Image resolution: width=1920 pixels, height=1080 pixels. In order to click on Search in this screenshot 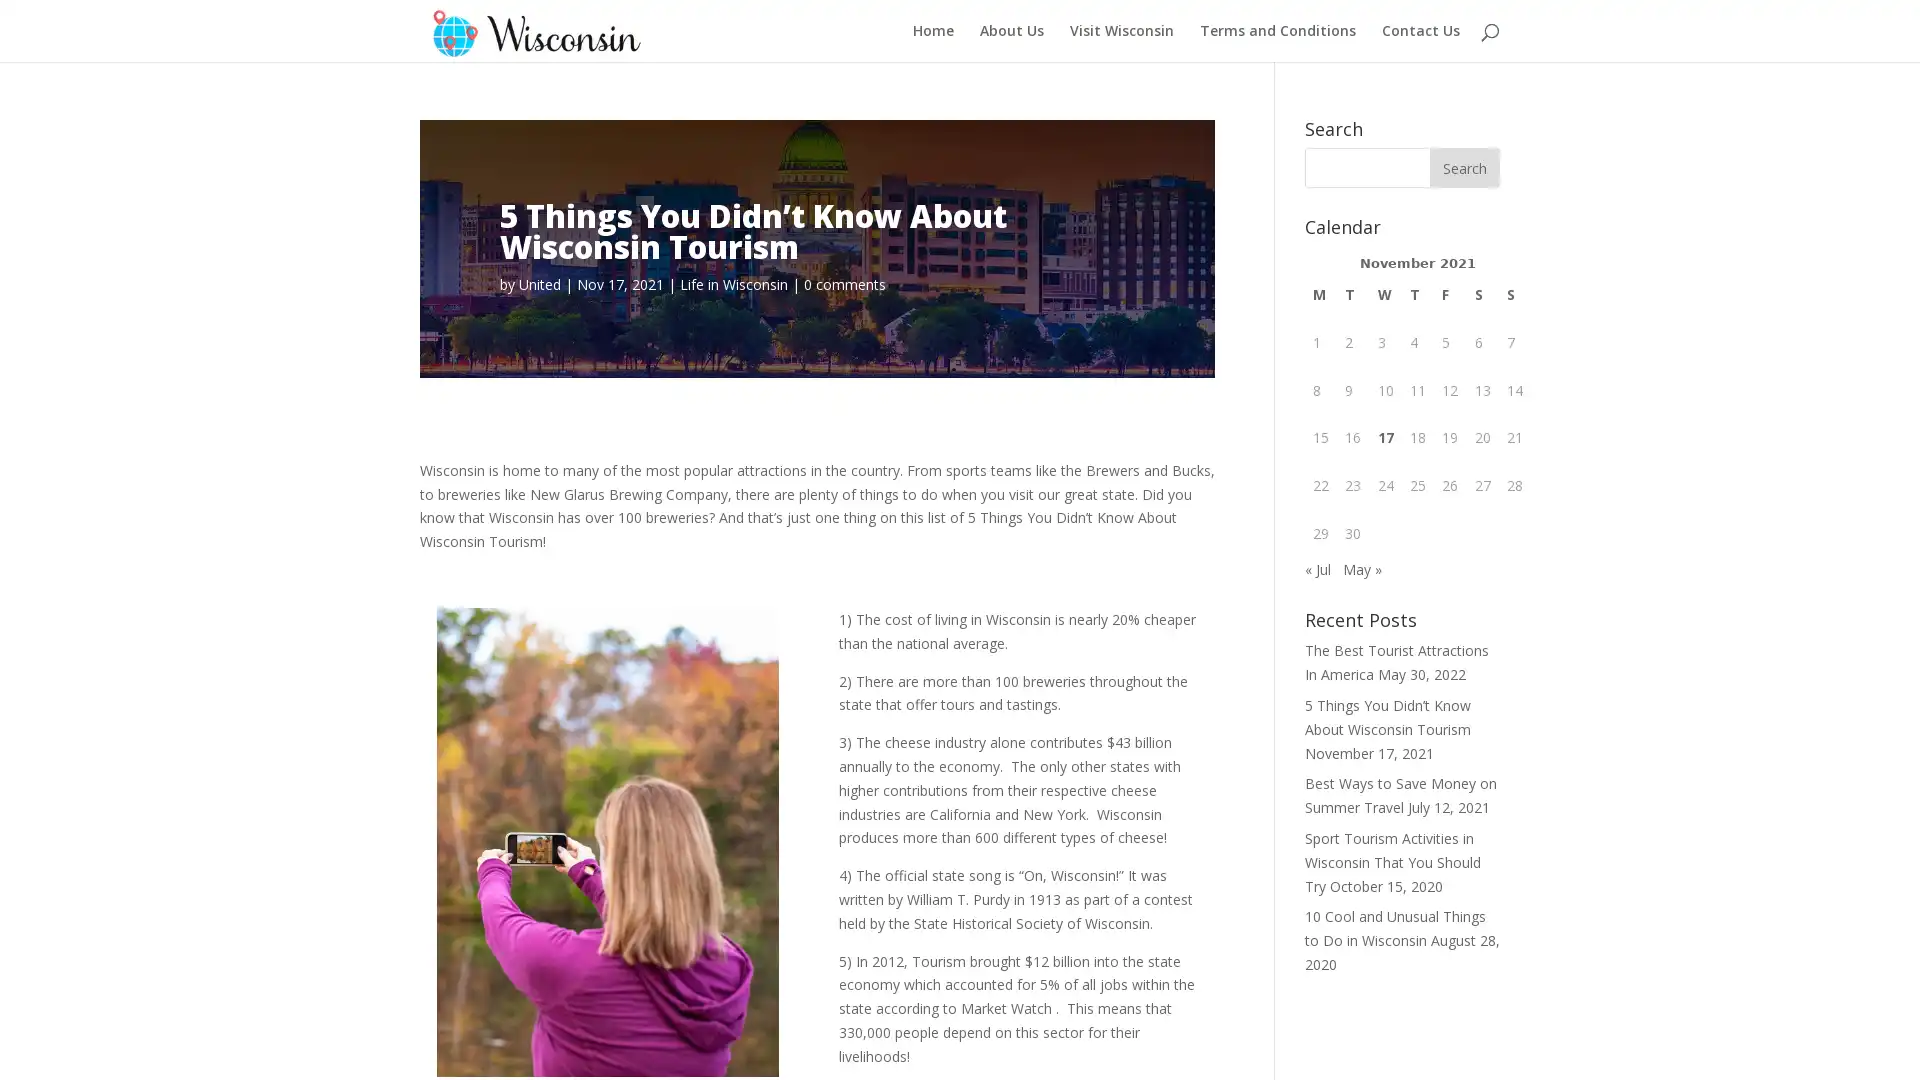, I will do `click(1464, 167)`.